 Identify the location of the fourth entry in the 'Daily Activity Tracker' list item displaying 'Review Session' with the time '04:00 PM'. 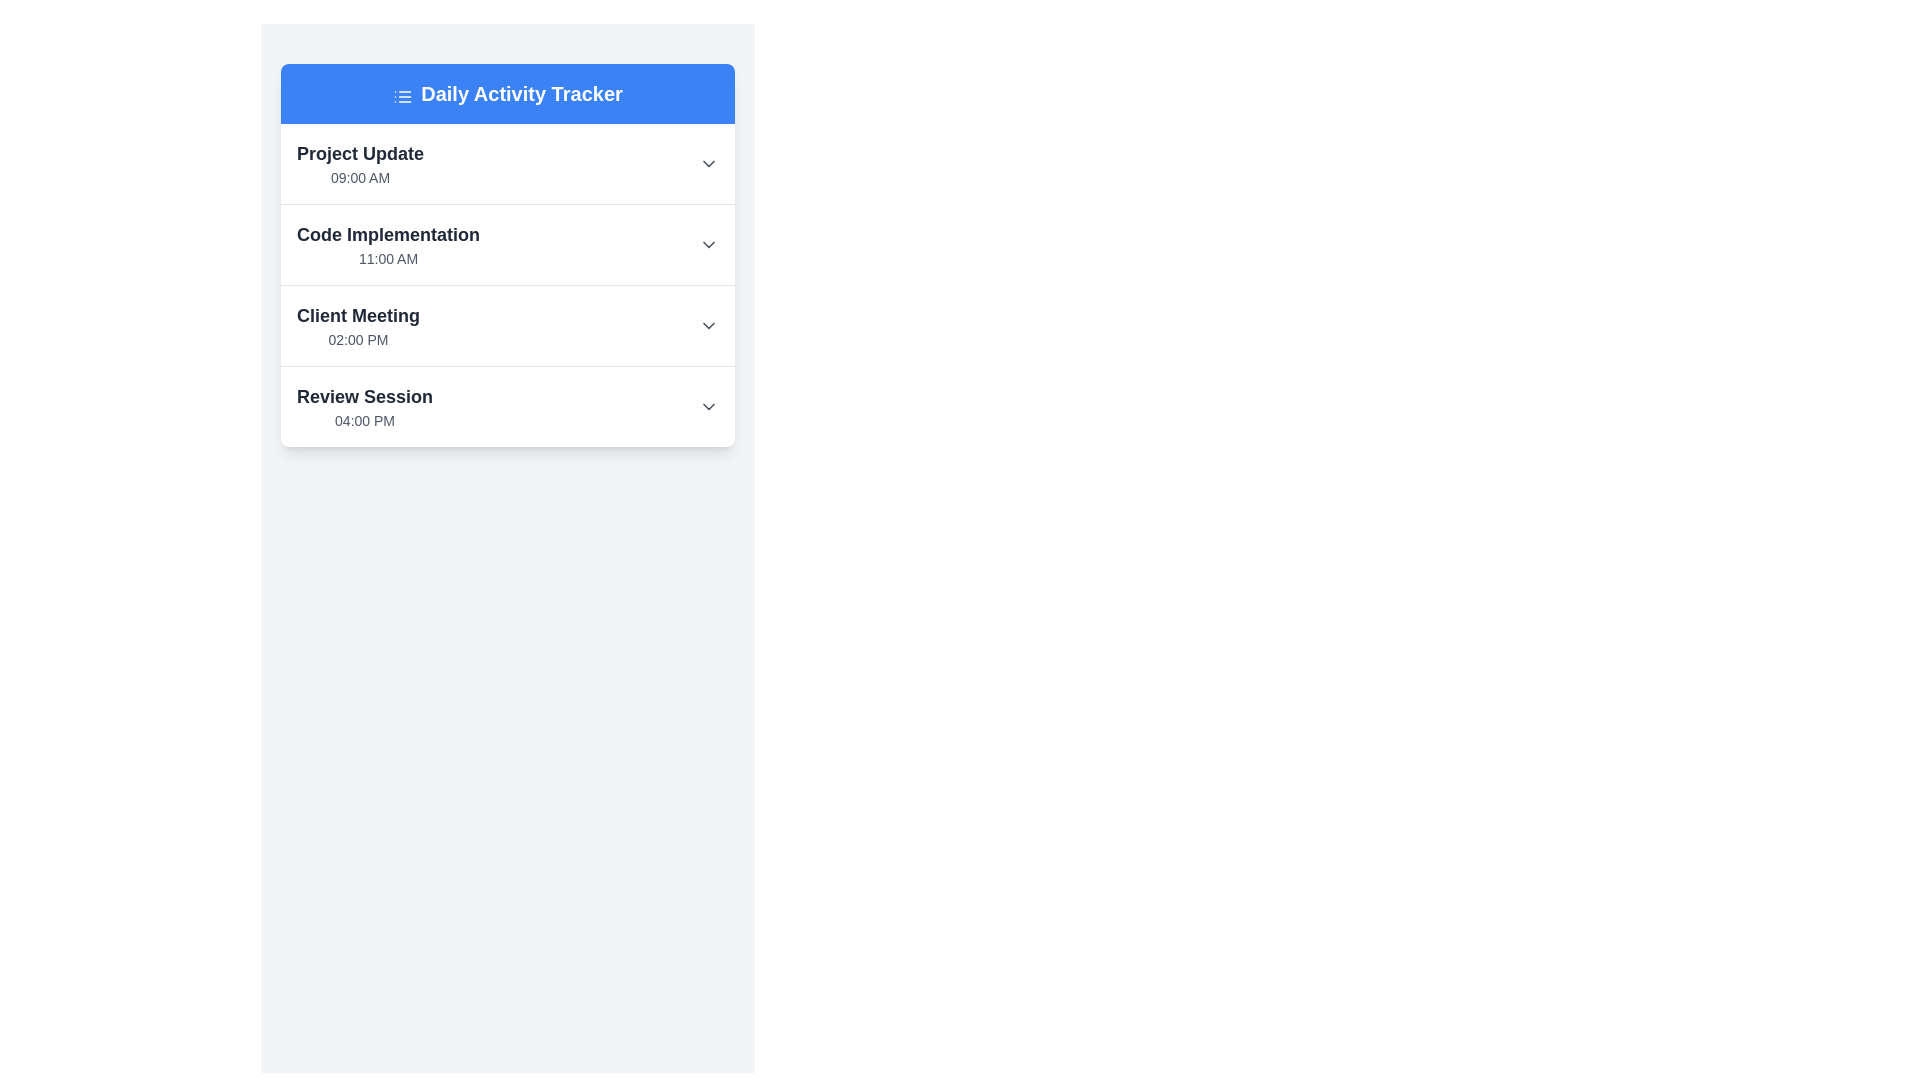
(508, 406).